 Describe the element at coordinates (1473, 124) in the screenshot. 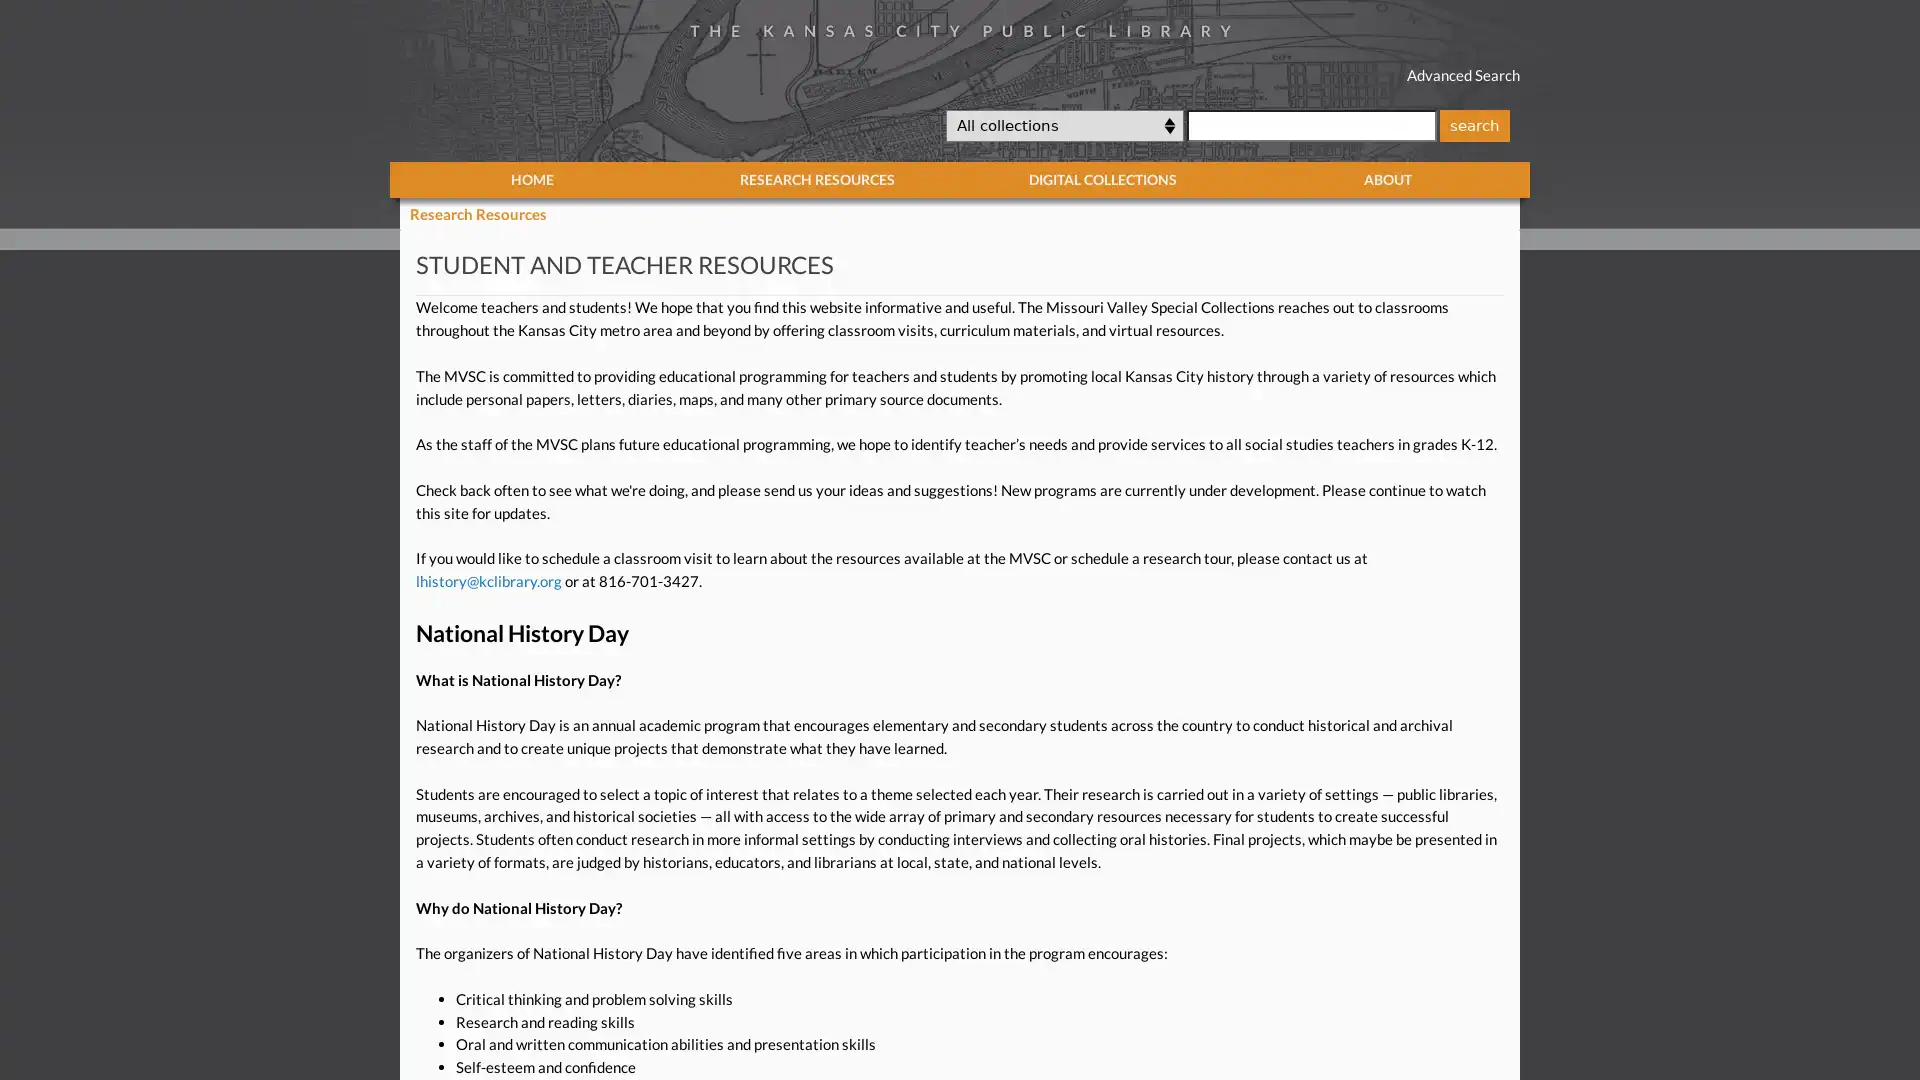

I see `search` at that location.